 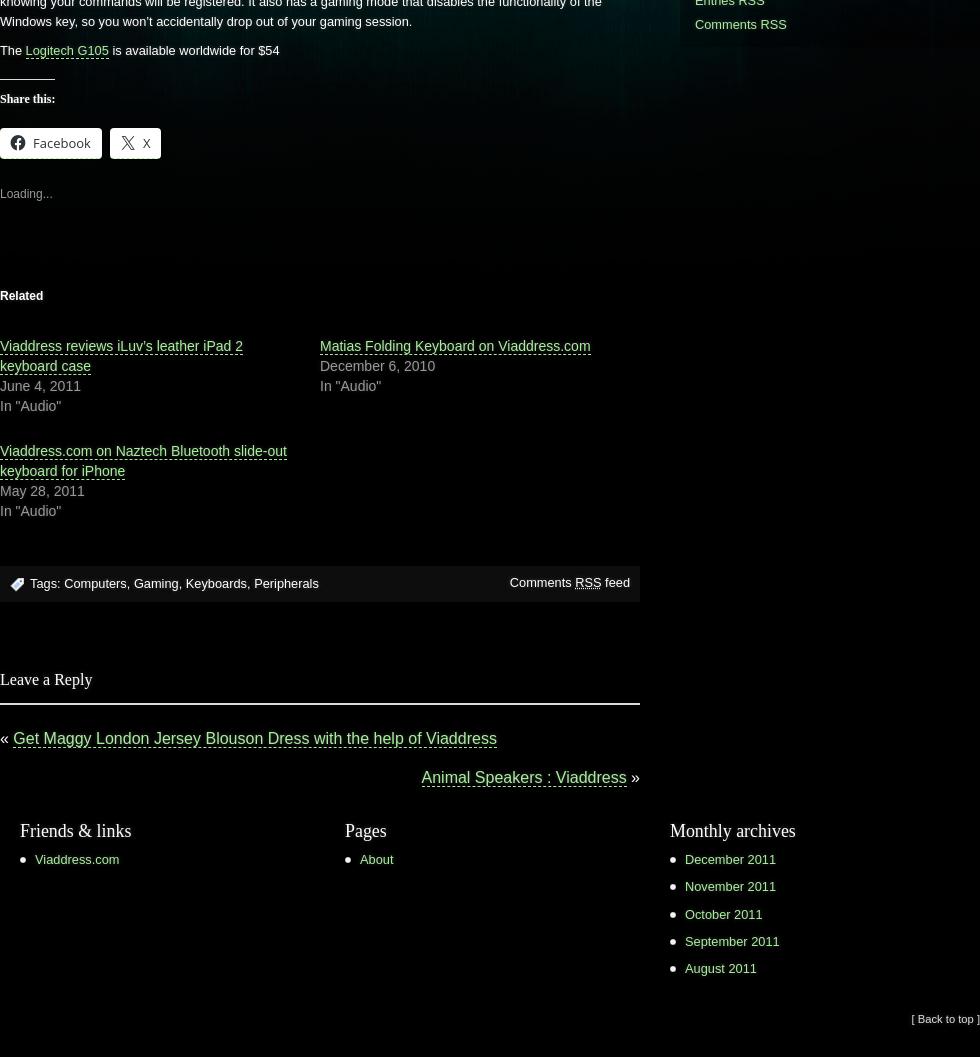 I want to click on 'November 2011', so click(x=730, y=885).